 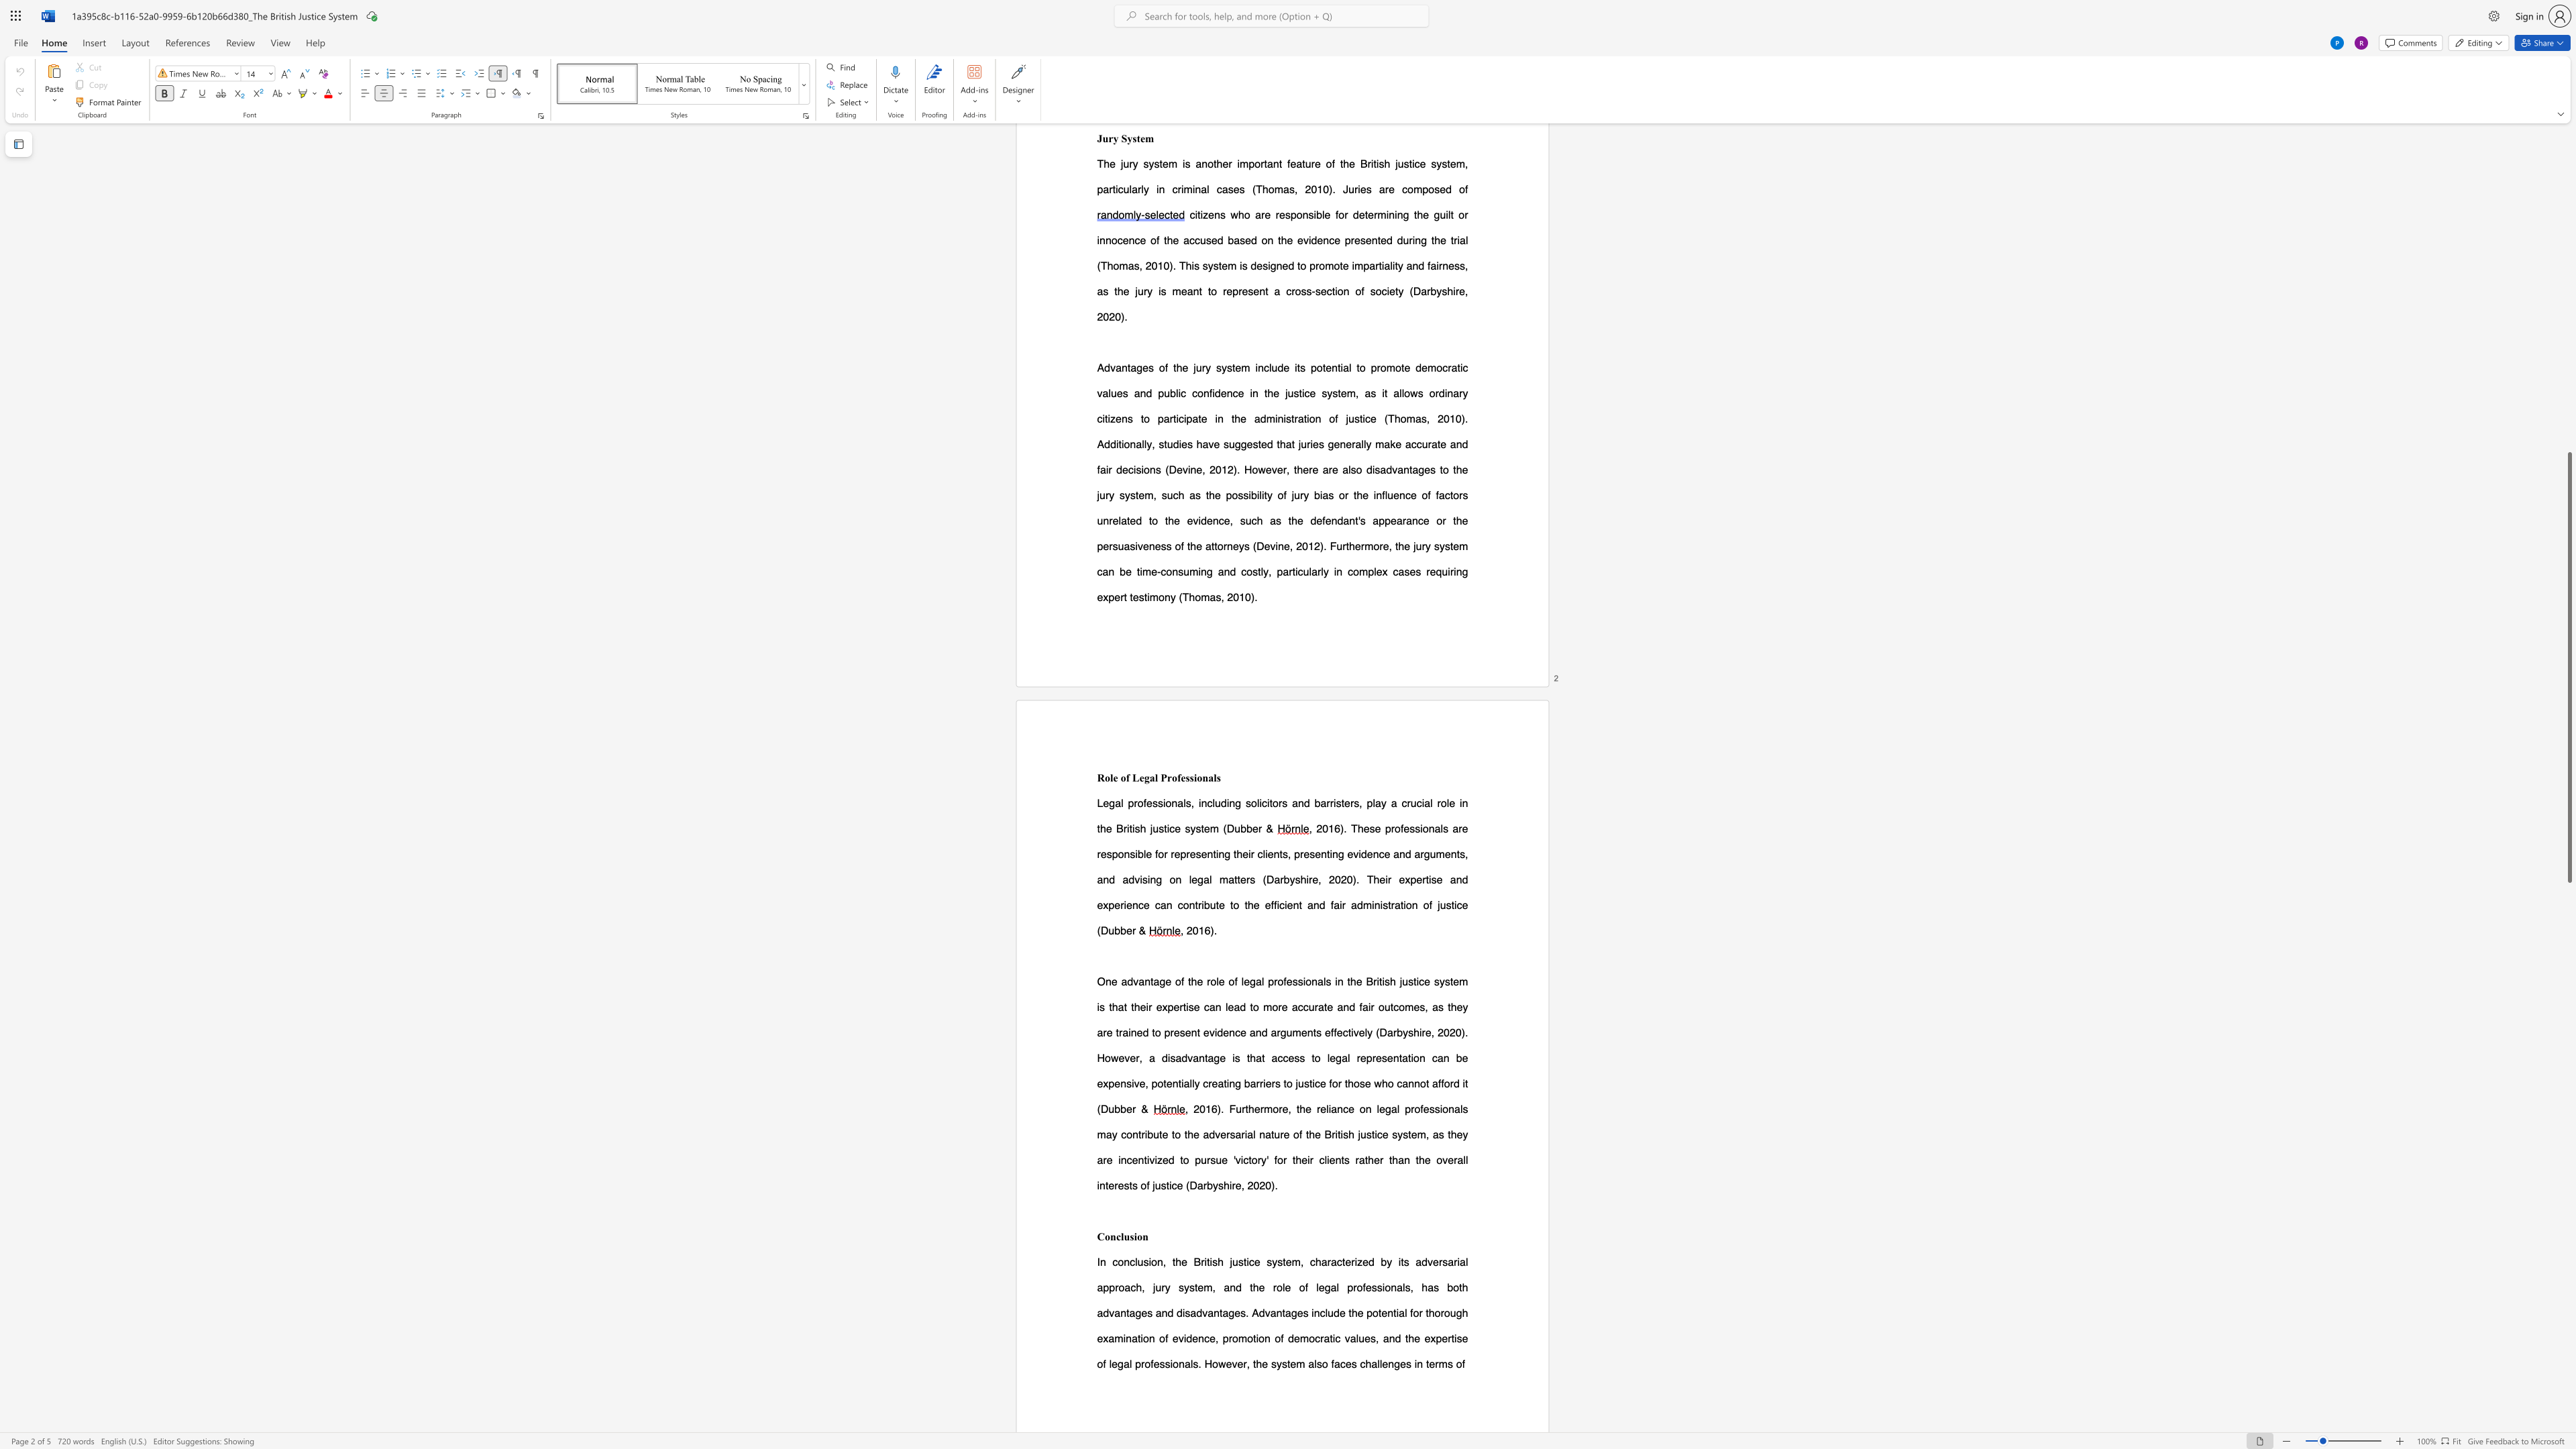 I want to click on the subset text "for" within the text "are responsible for", so click(x=1153, y=854).